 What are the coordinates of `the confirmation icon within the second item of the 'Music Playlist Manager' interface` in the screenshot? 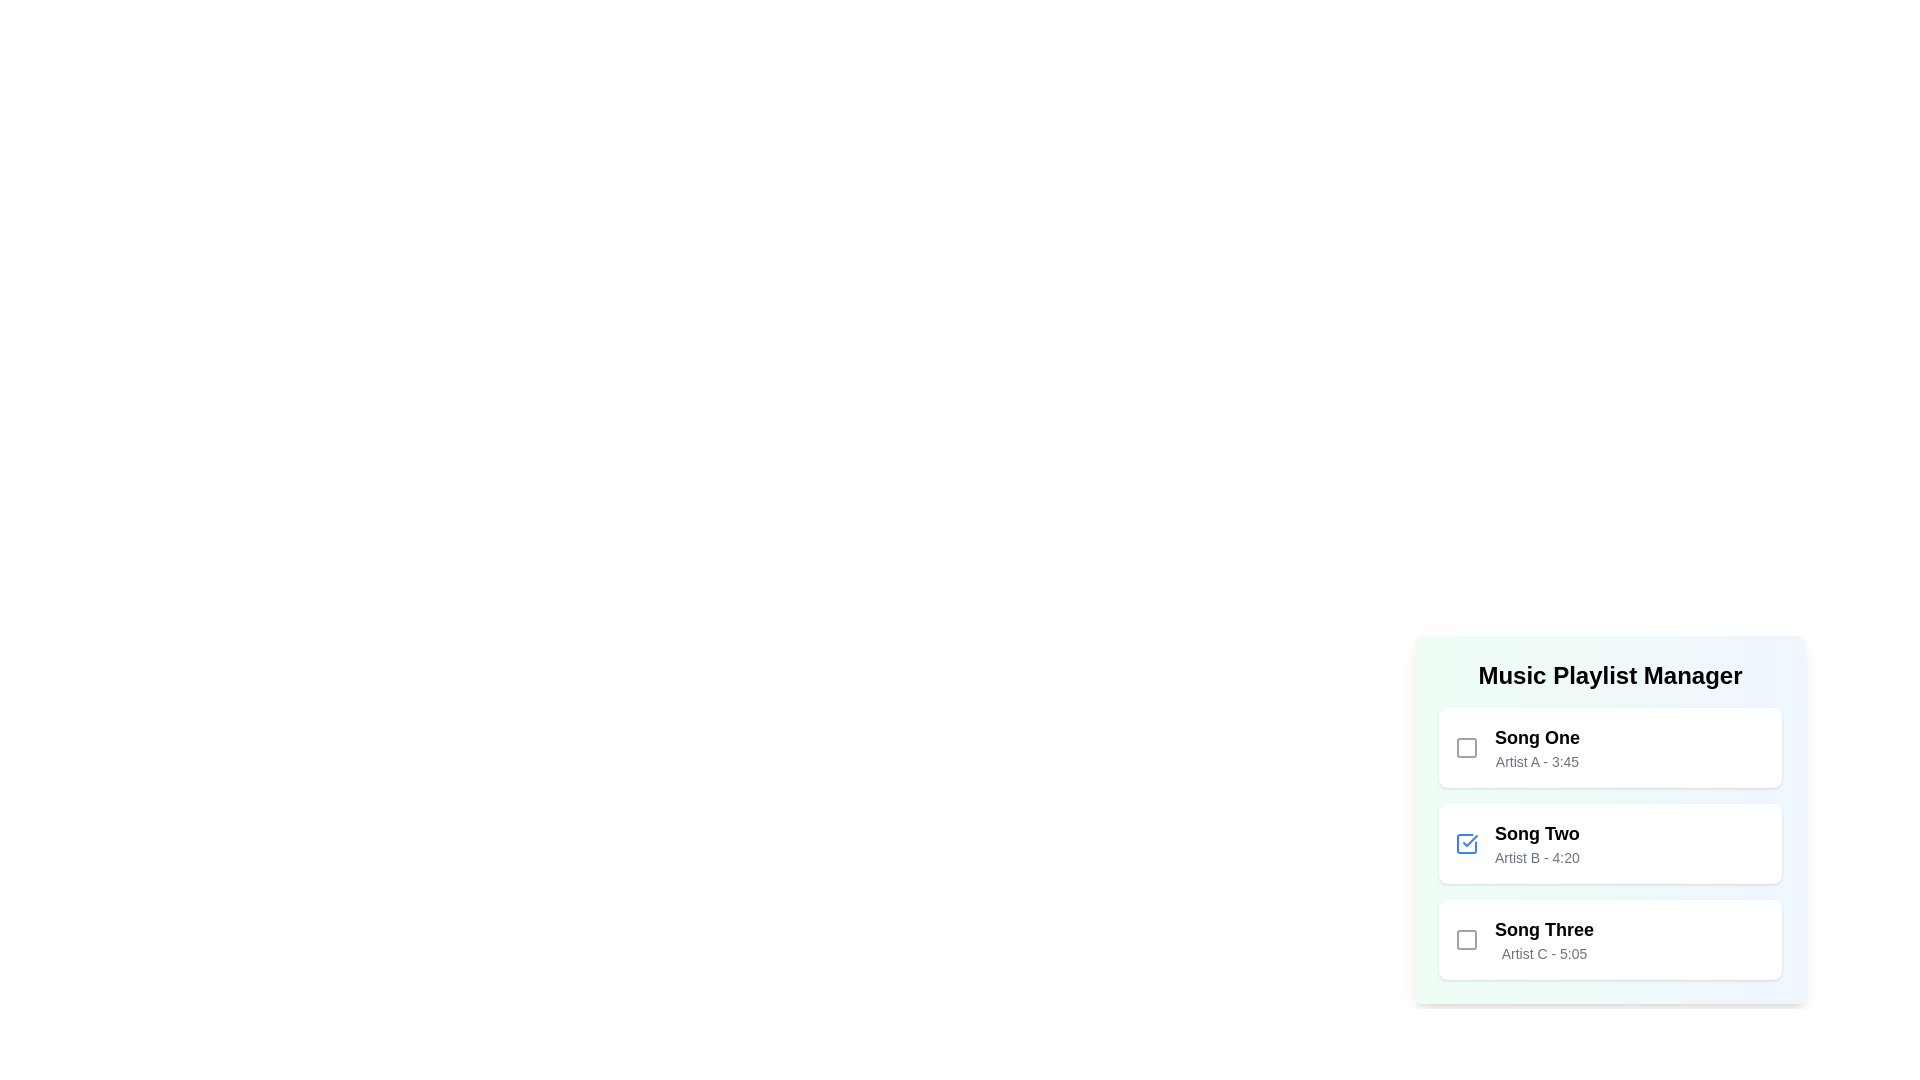 It's located at (1470, 840).